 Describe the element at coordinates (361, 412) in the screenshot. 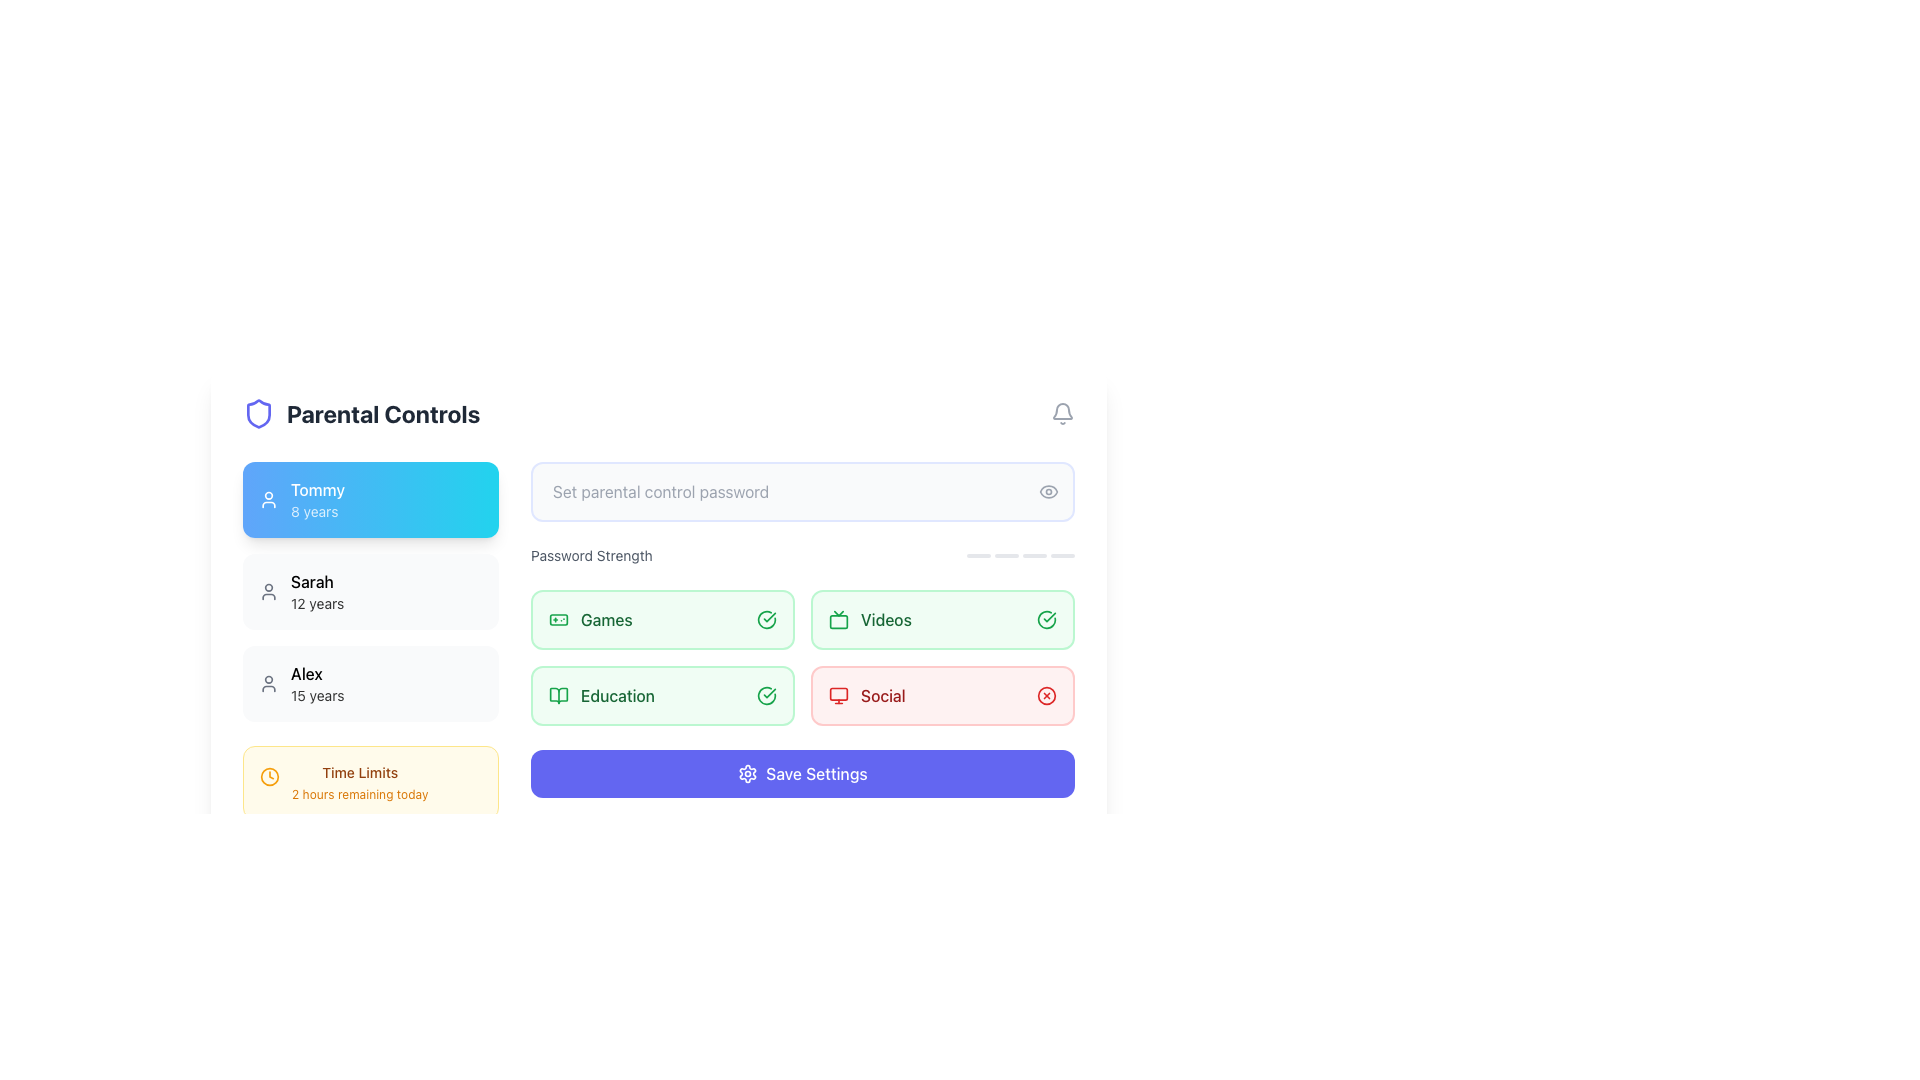

I see `the 'Parental Controls' text label, which is prominently displayed in large, bold, gray-black text next to a shield icon in indigo color, located in the upper-left section of the page` at that location.